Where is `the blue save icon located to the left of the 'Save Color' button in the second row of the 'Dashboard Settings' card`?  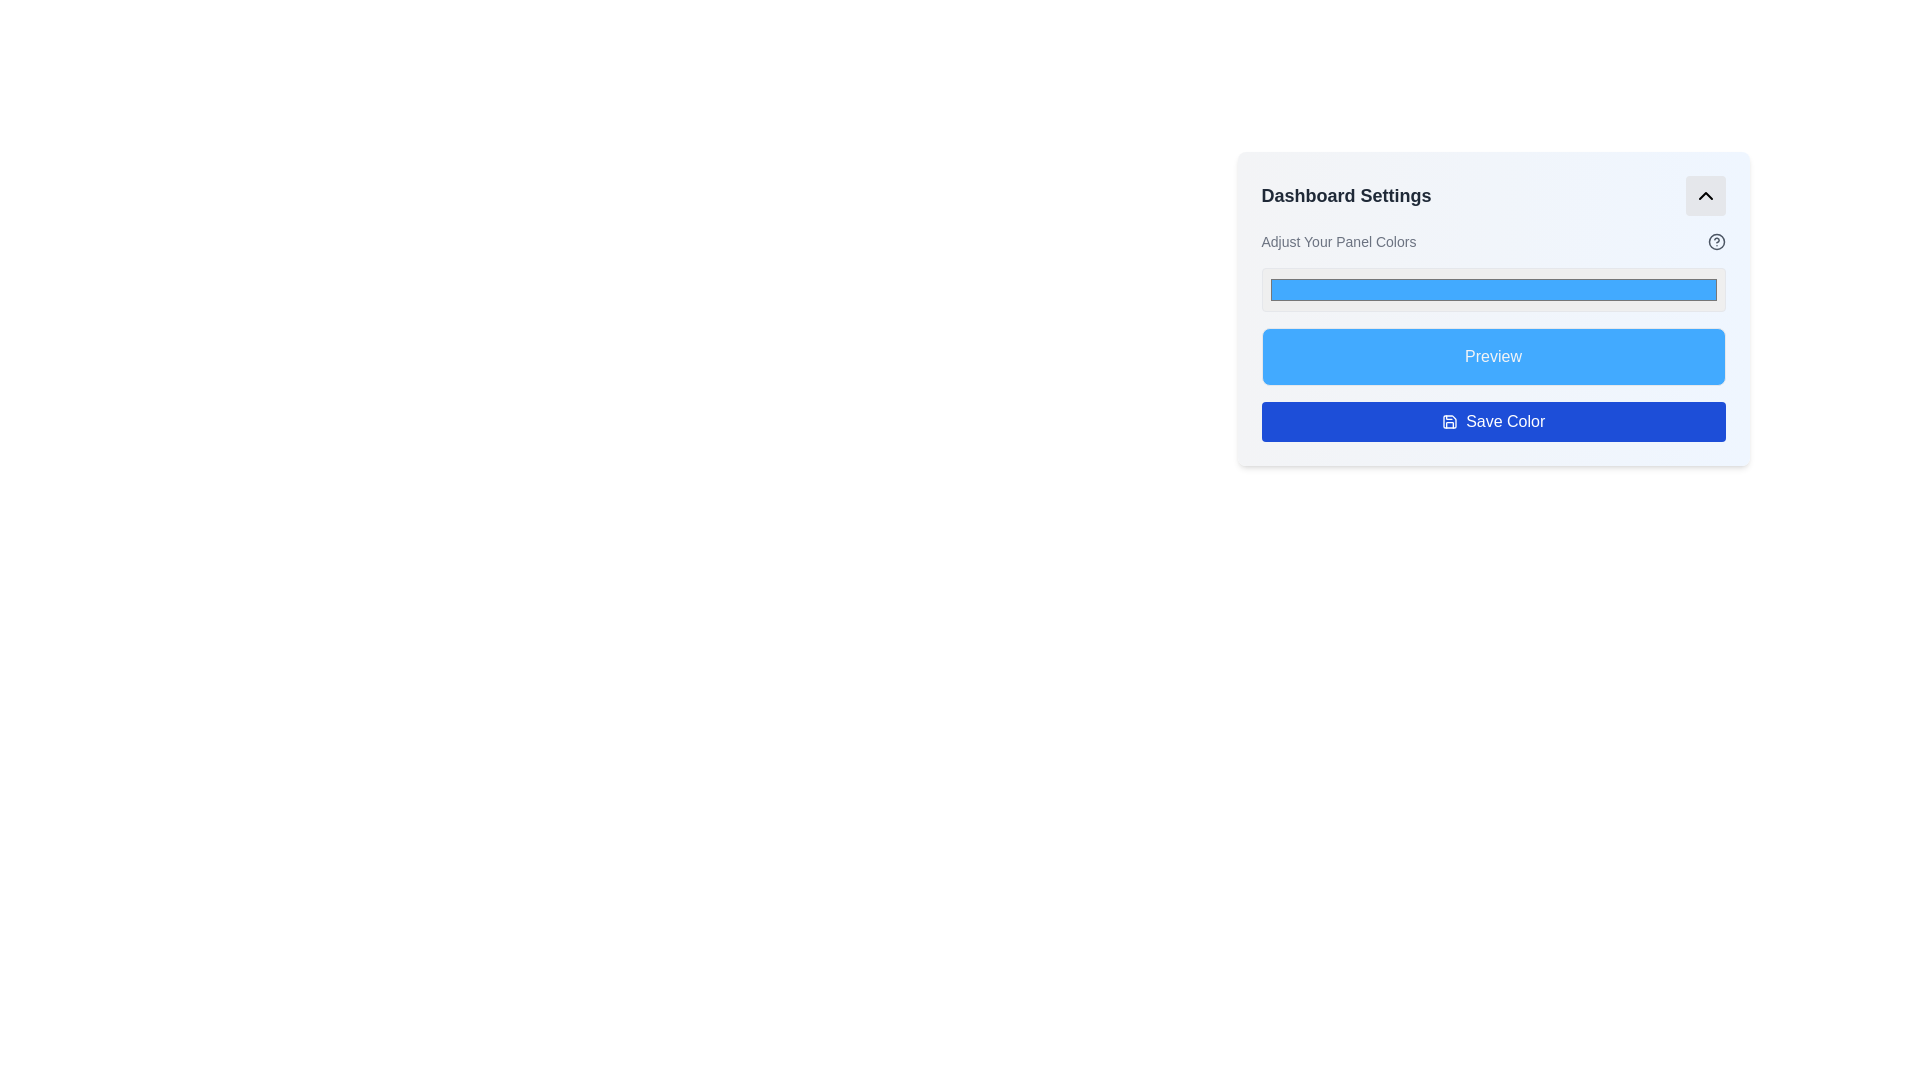 the blue save icon located to the left of the 'Save Color' button in the second row of the 'Dashboard Settings' card is located at coordinates (1449, 420).